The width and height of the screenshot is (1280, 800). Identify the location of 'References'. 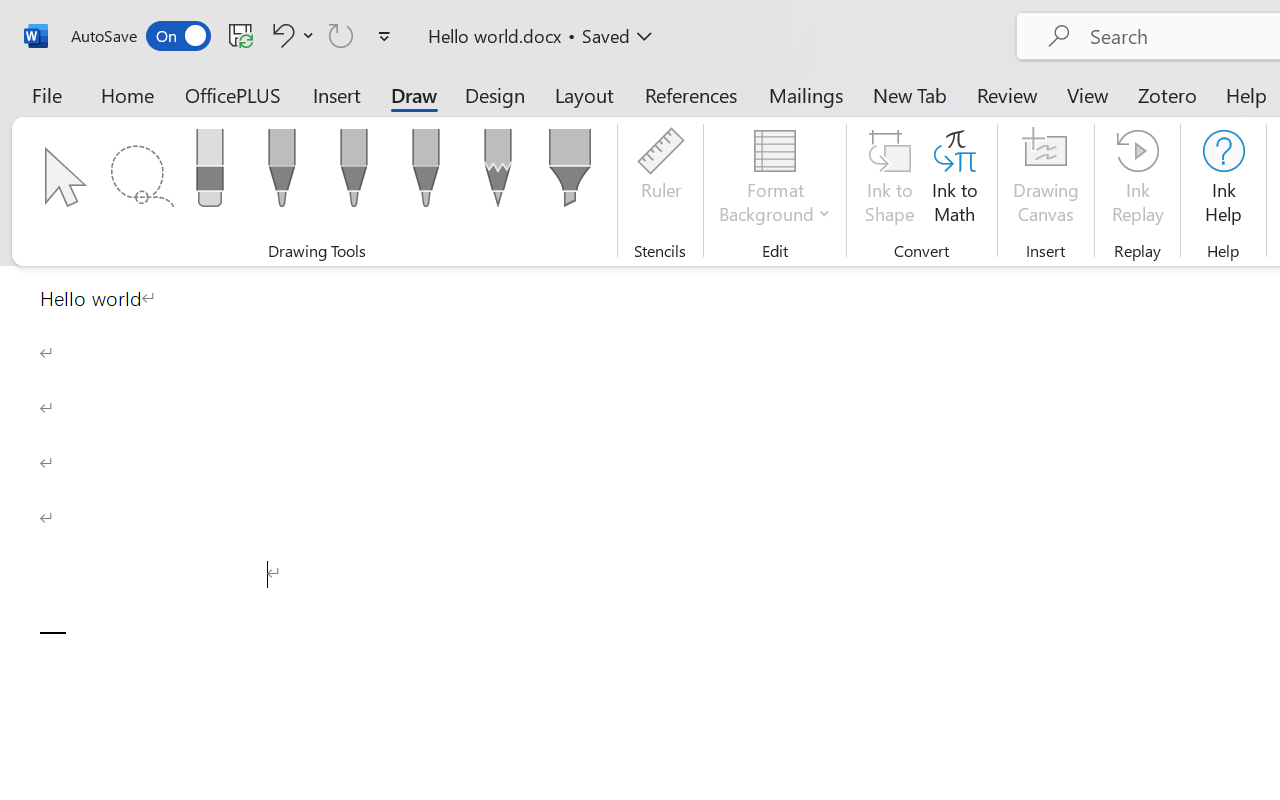
(691, 94).